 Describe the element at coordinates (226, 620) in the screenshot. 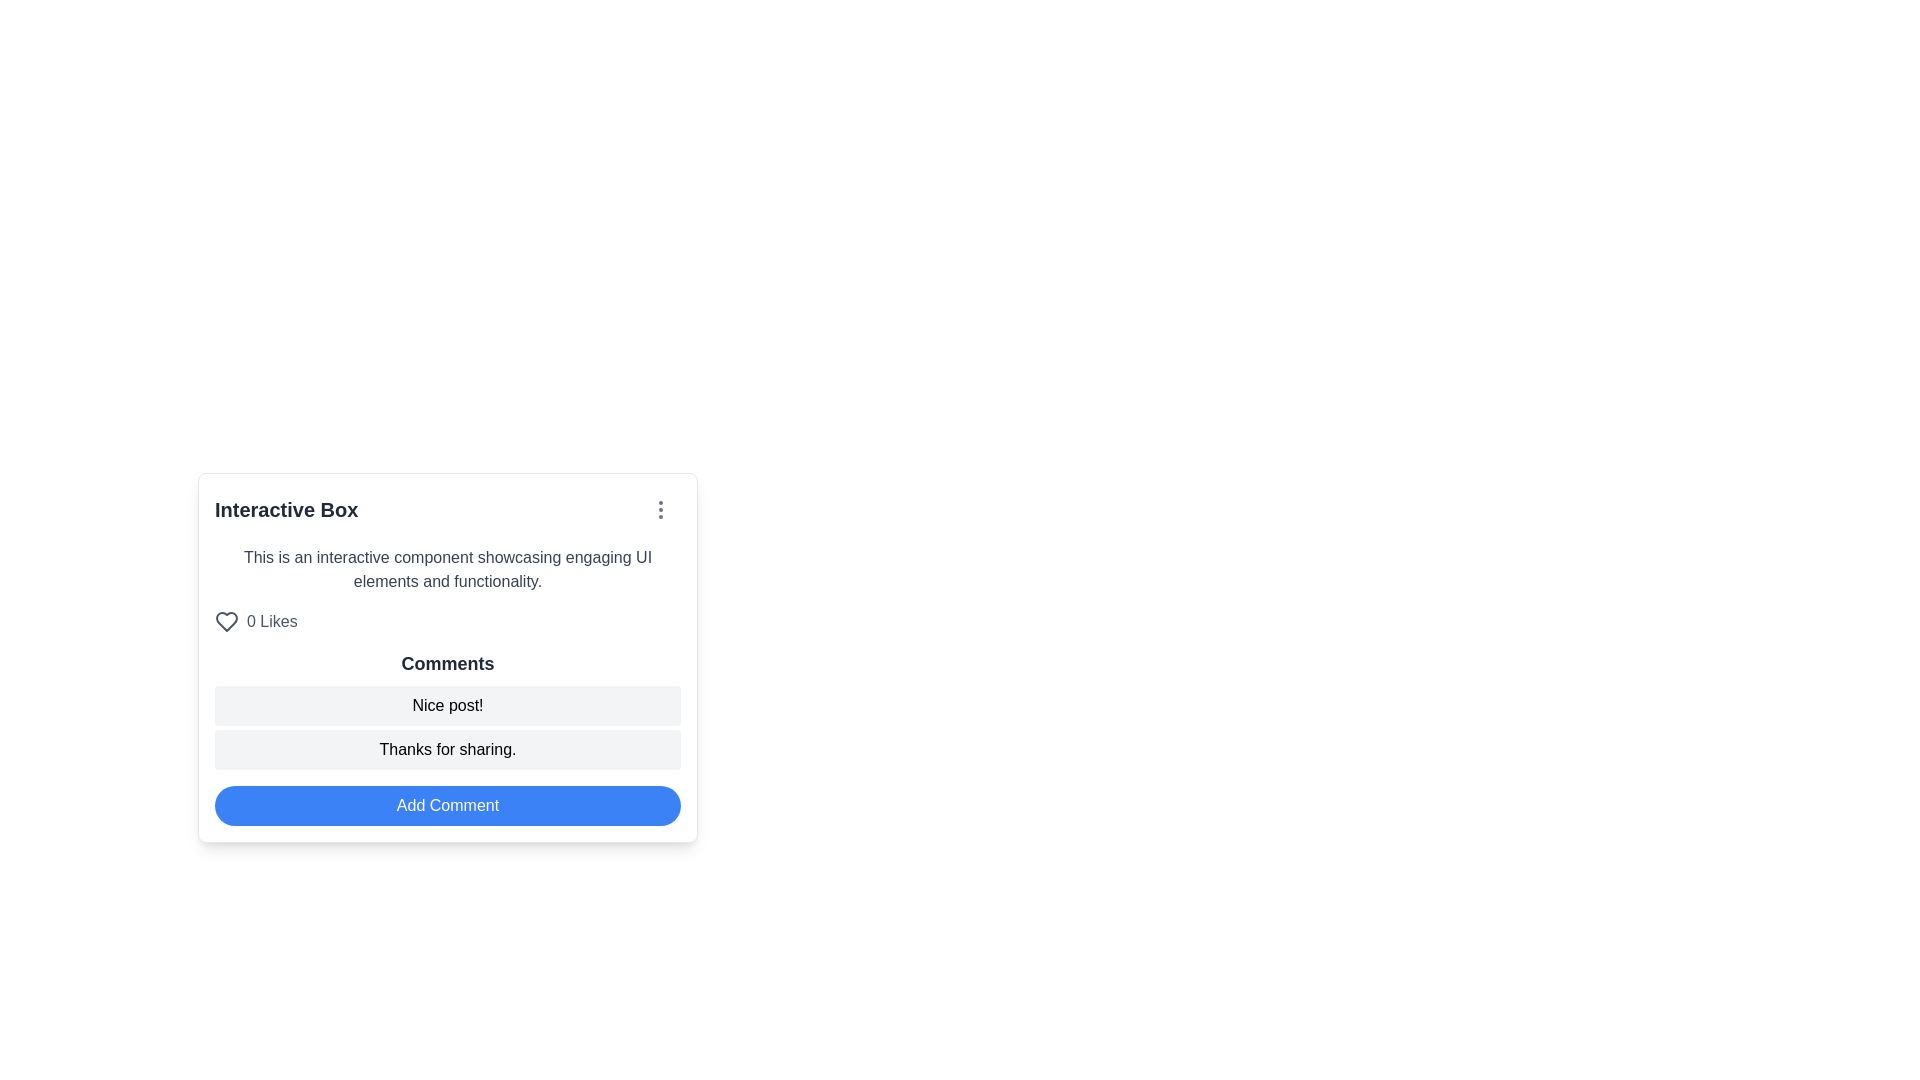

I see `the 'like' icon located to the immediate left of the text '0 Likes'` at that location.